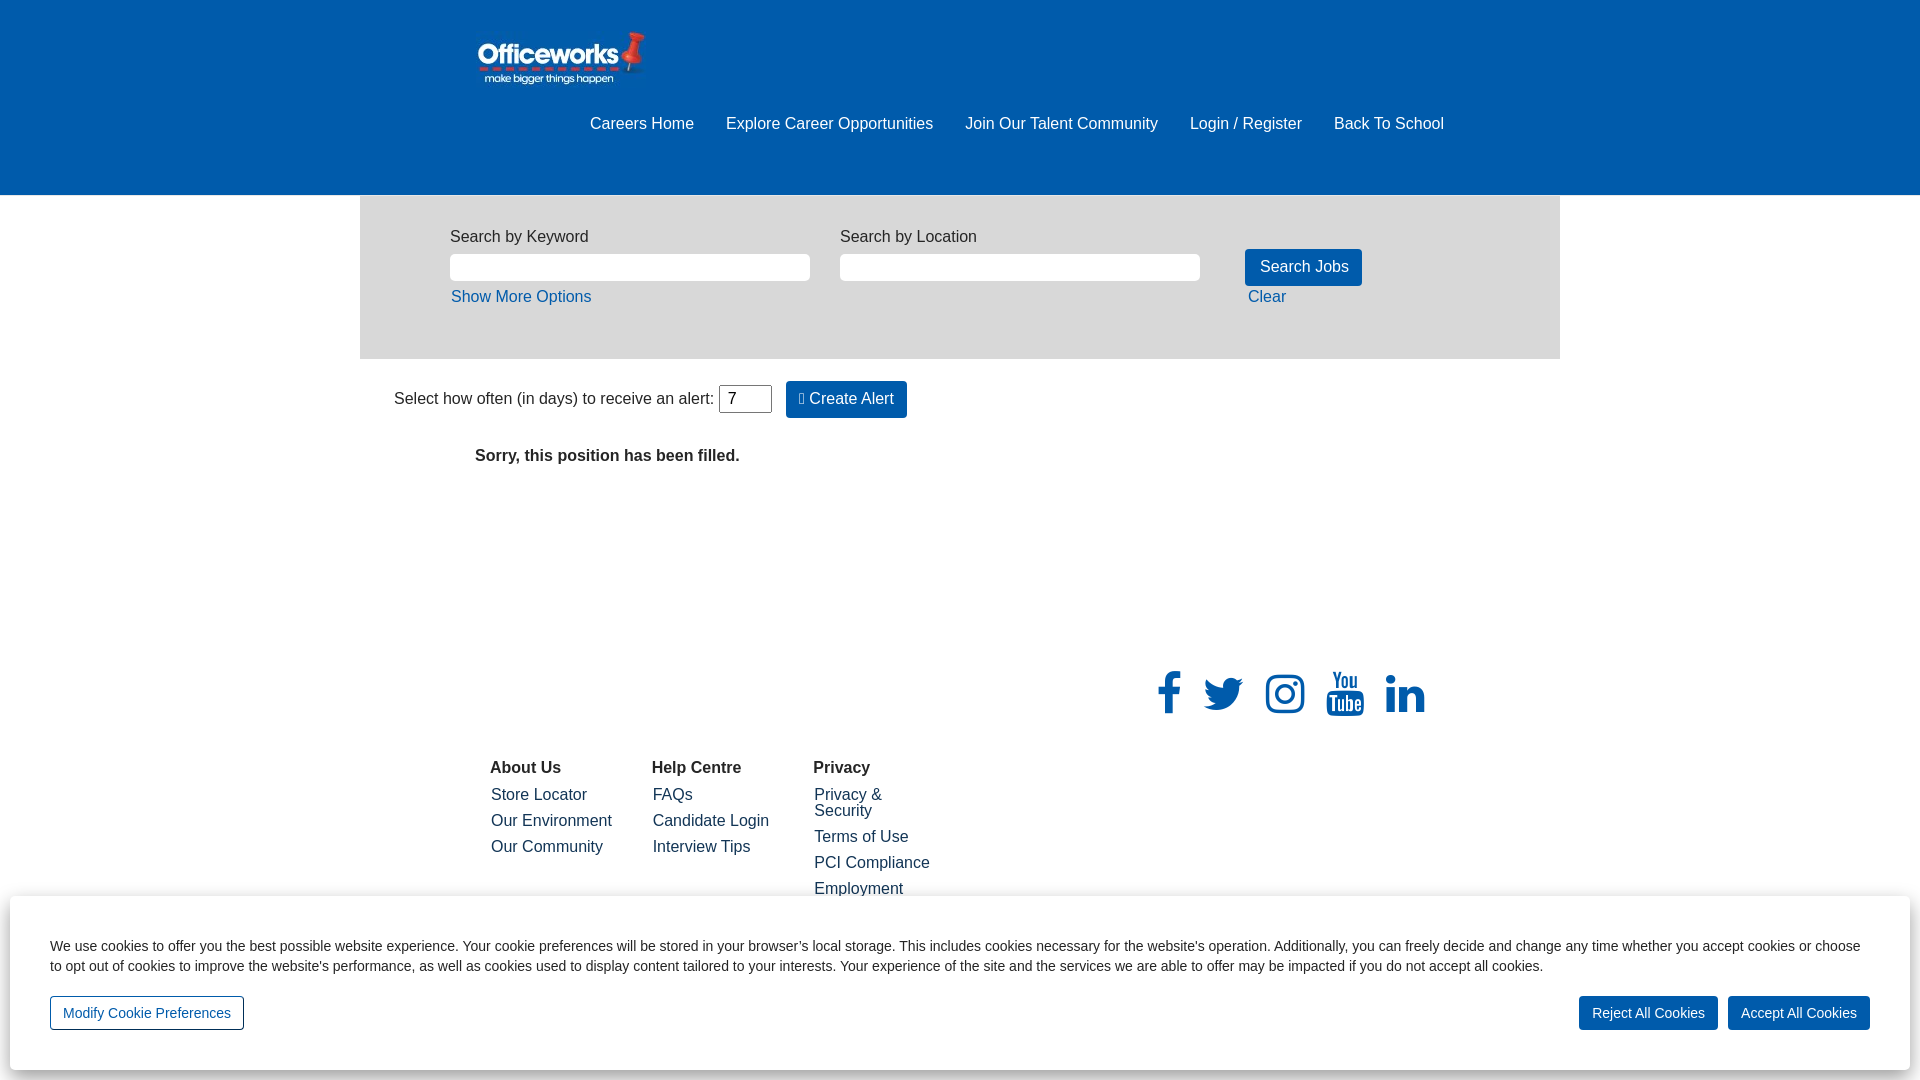  I want to click on 'Careers Home', so click(642, 124).